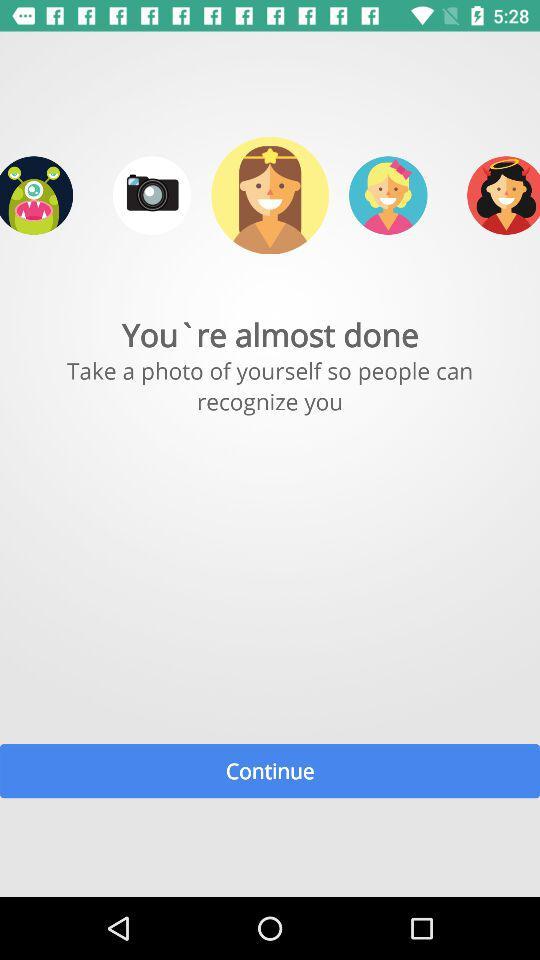 The height and width of the screenshot is (960, 540). I want to click on take photo, so click(151, 195).